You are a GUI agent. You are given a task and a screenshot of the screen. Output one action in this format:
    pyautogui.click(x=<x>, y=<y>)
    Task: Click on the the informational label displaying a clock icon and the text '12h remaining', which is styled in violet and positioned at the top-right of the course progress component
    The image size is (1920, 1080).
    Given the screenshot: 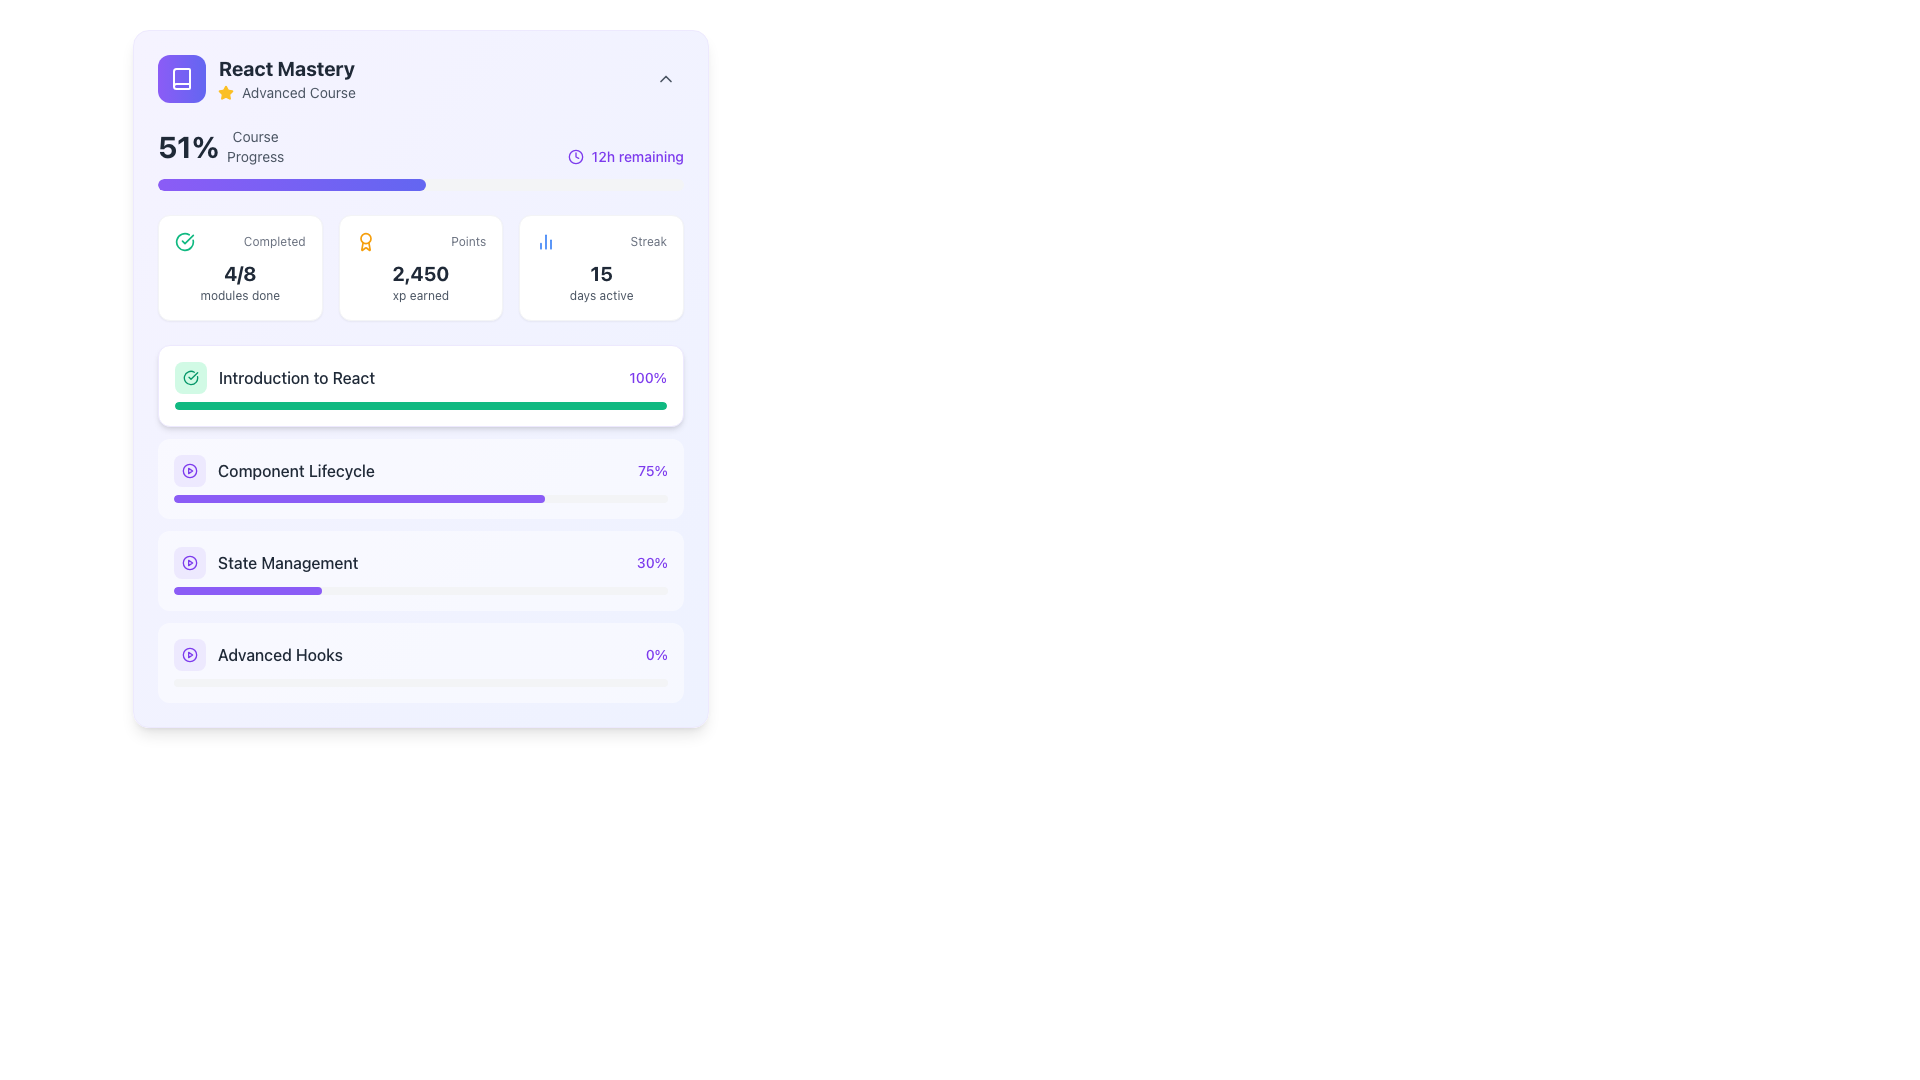 What is the action you would take?
    pyautogui.click(x=624, y=156)
    